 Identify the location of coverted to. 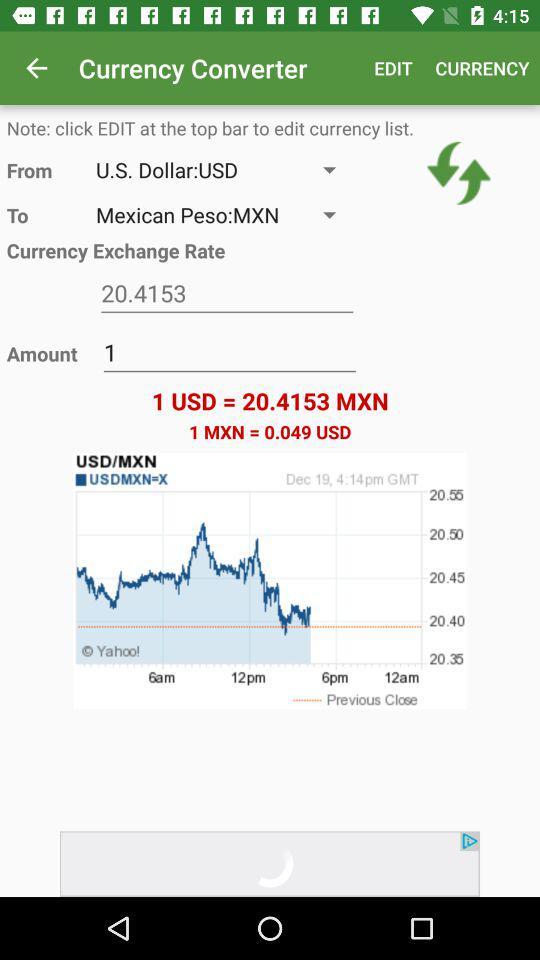
(226, 292).